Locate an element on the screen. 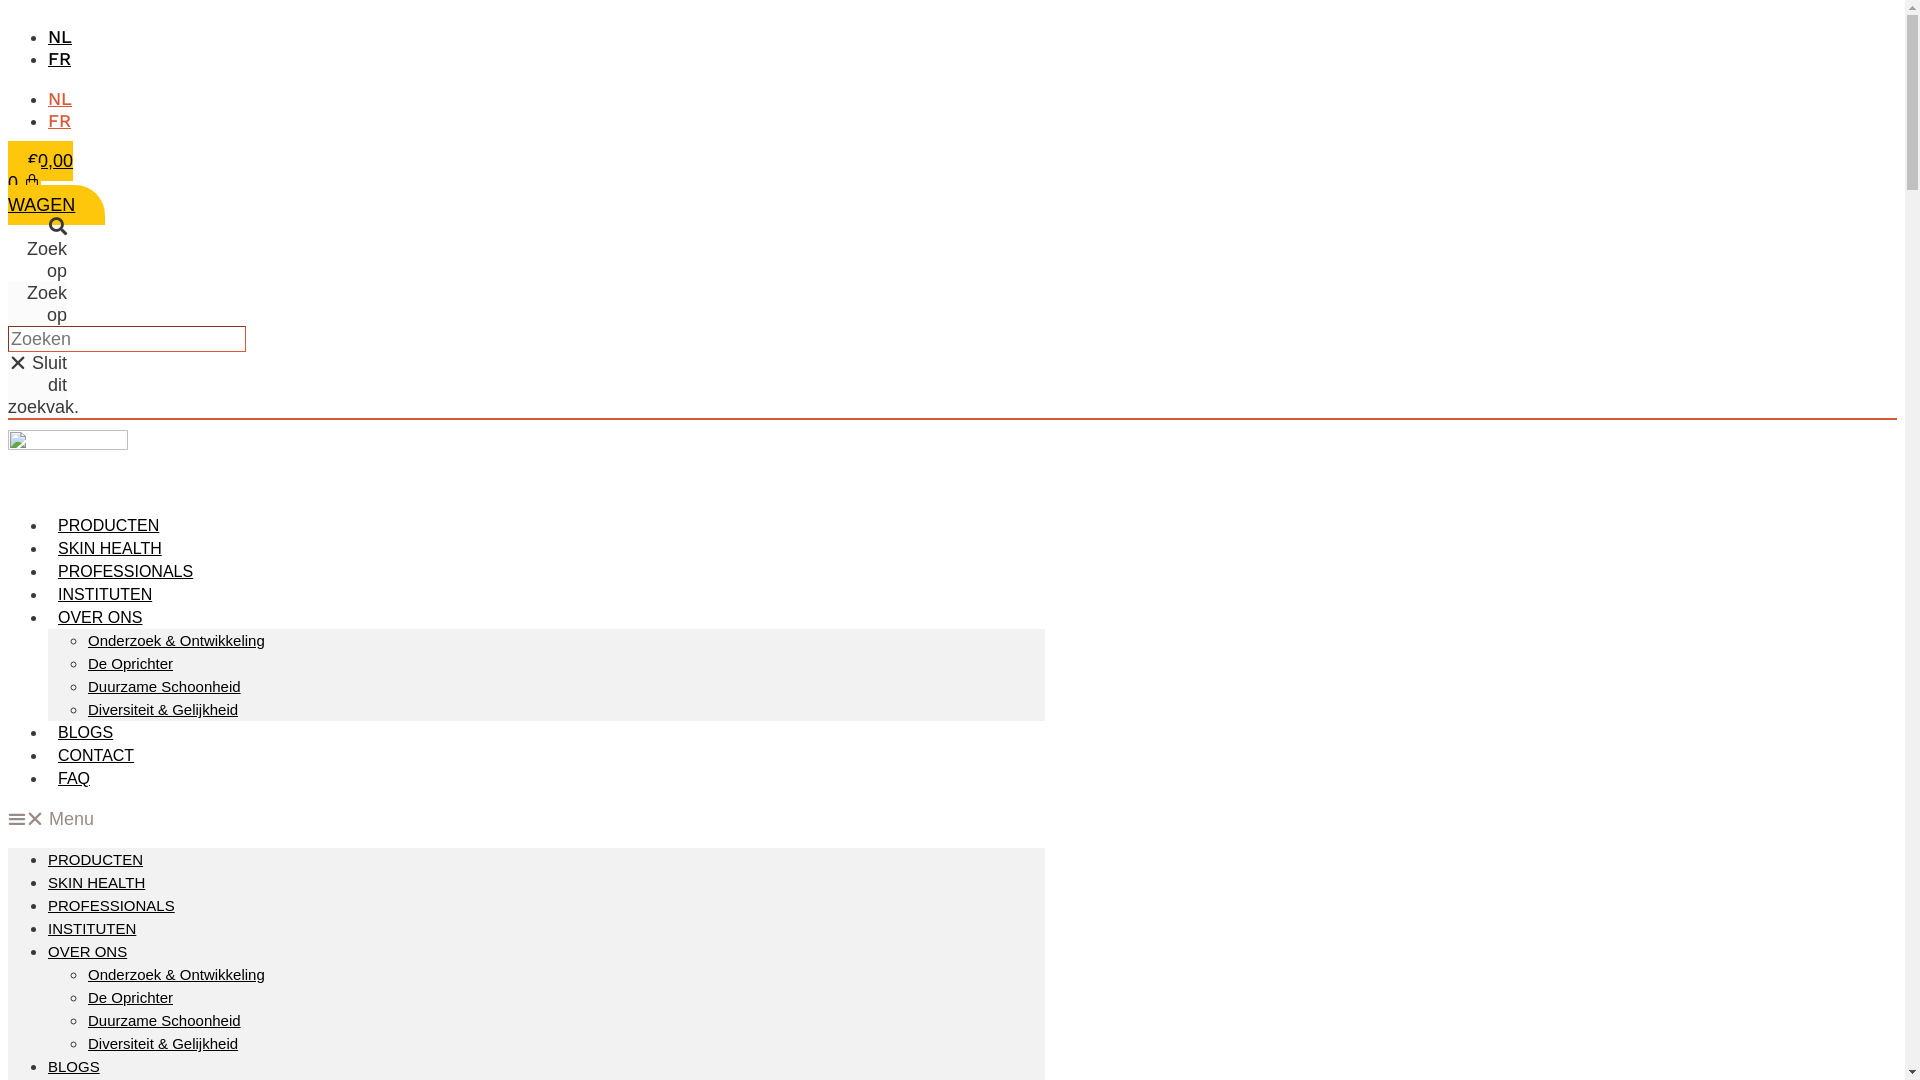 This screenshot has height=1080, width=1920. 'PRODUCTEN' is located at coordinates (94, 858).